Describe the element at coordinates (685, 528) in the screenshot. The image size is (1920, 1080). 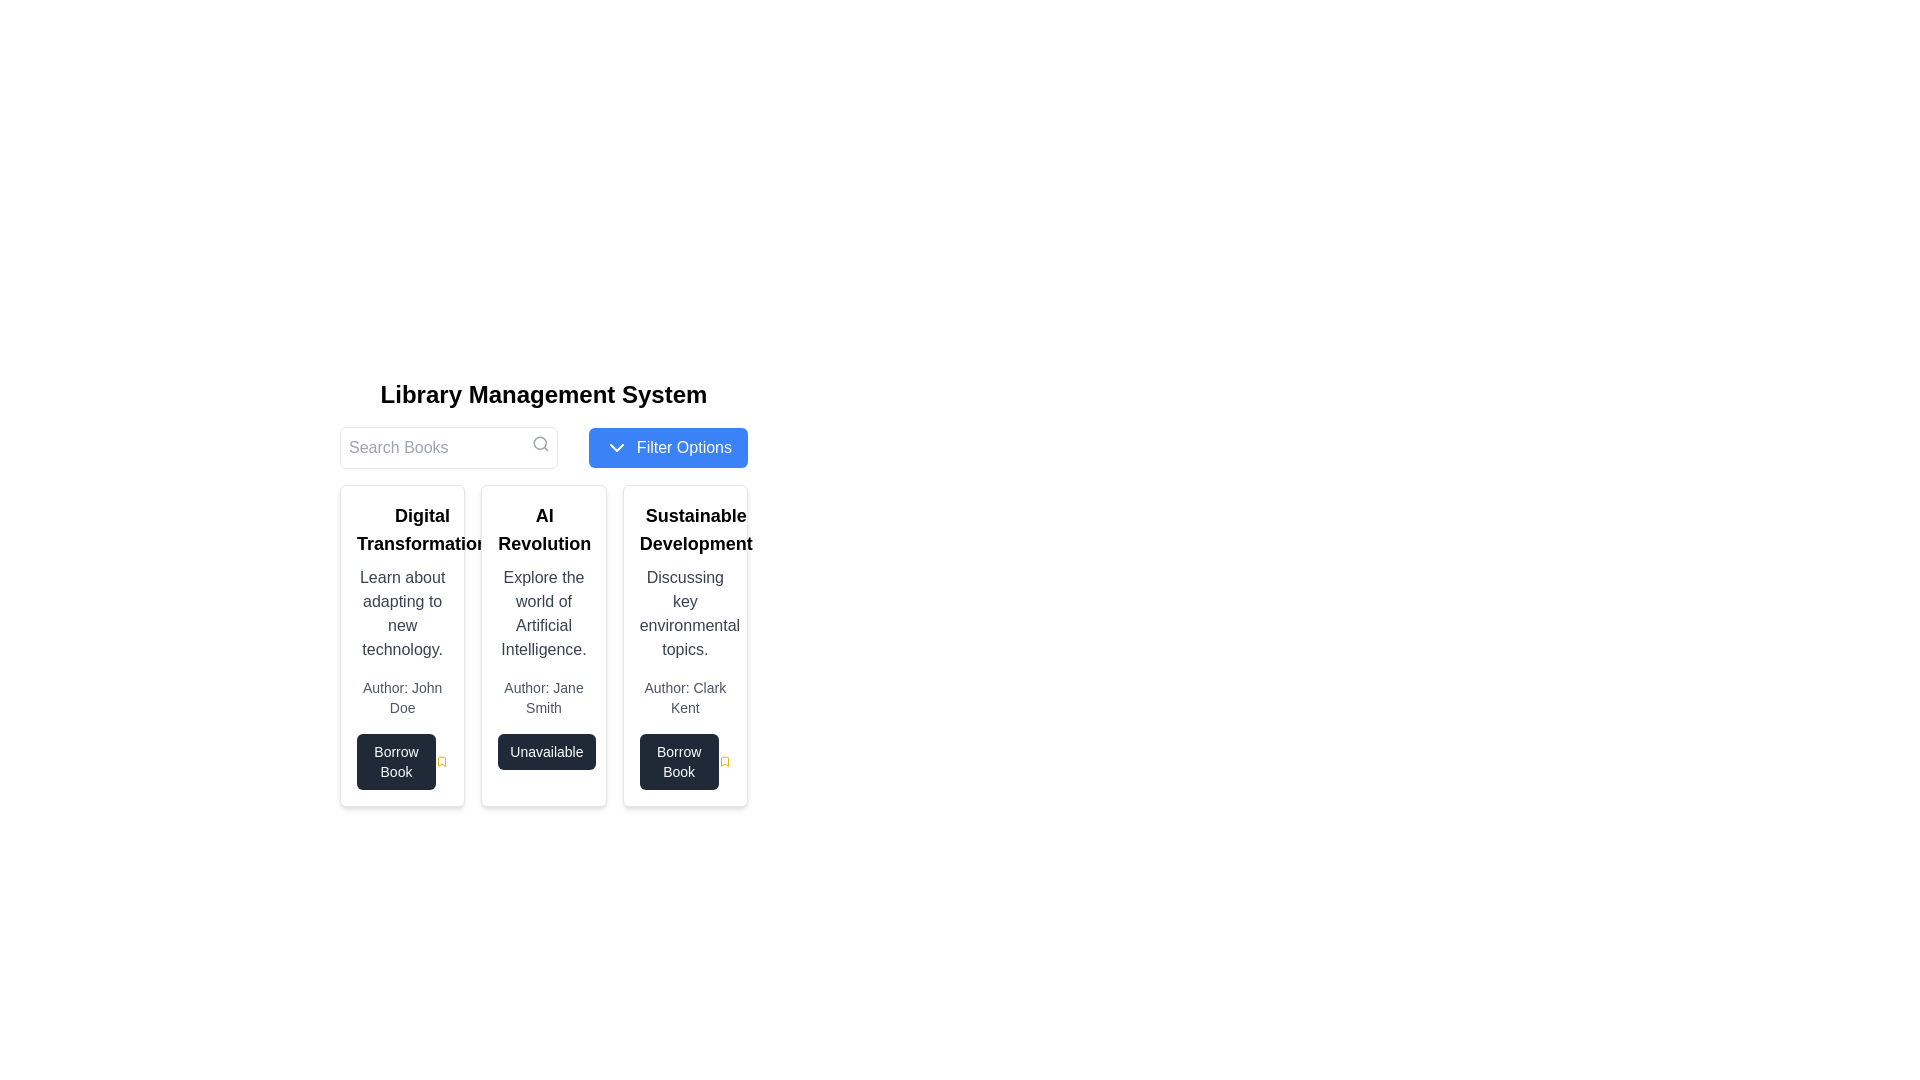
I see `bold text element 'Sustainable Development' located in the top-right section of the book card interface` at that location.